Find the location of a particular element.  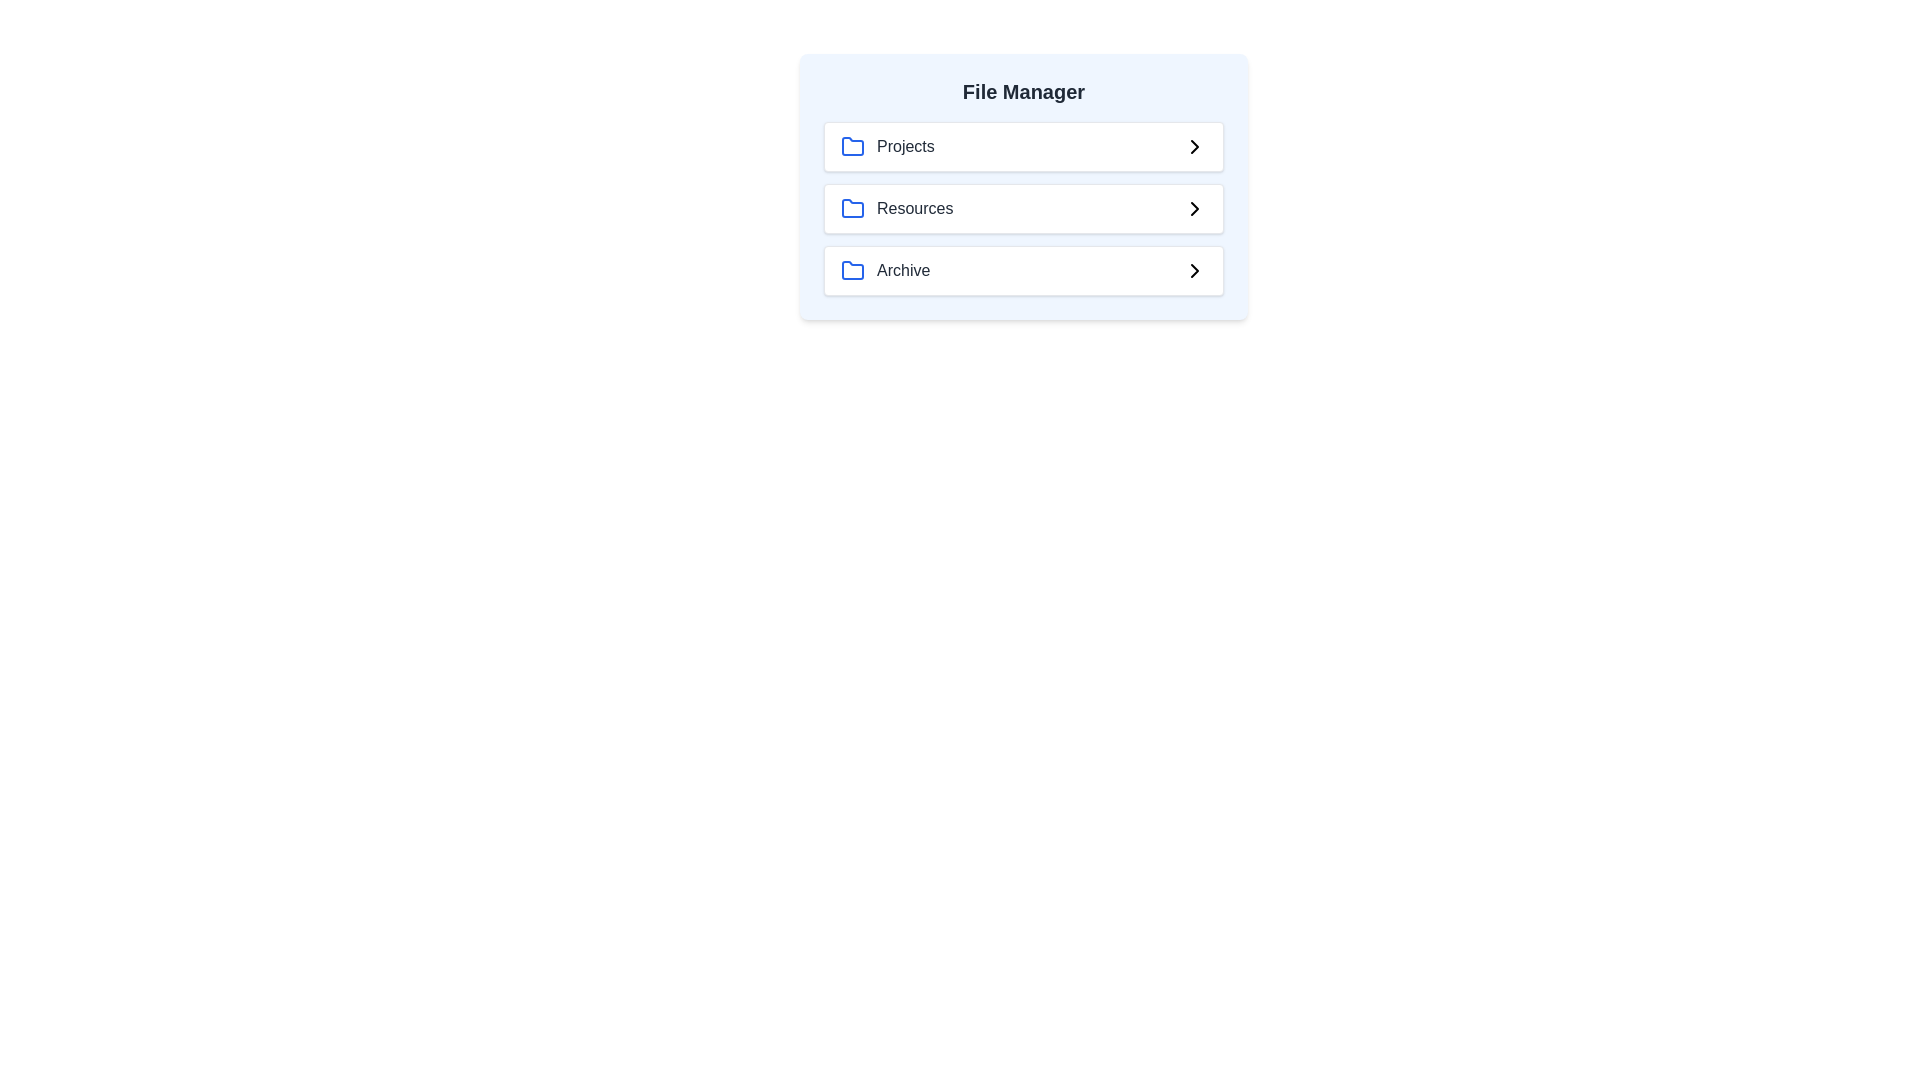

the folder icon representing the 'Projects' directory is located at coordinates (853, 145).